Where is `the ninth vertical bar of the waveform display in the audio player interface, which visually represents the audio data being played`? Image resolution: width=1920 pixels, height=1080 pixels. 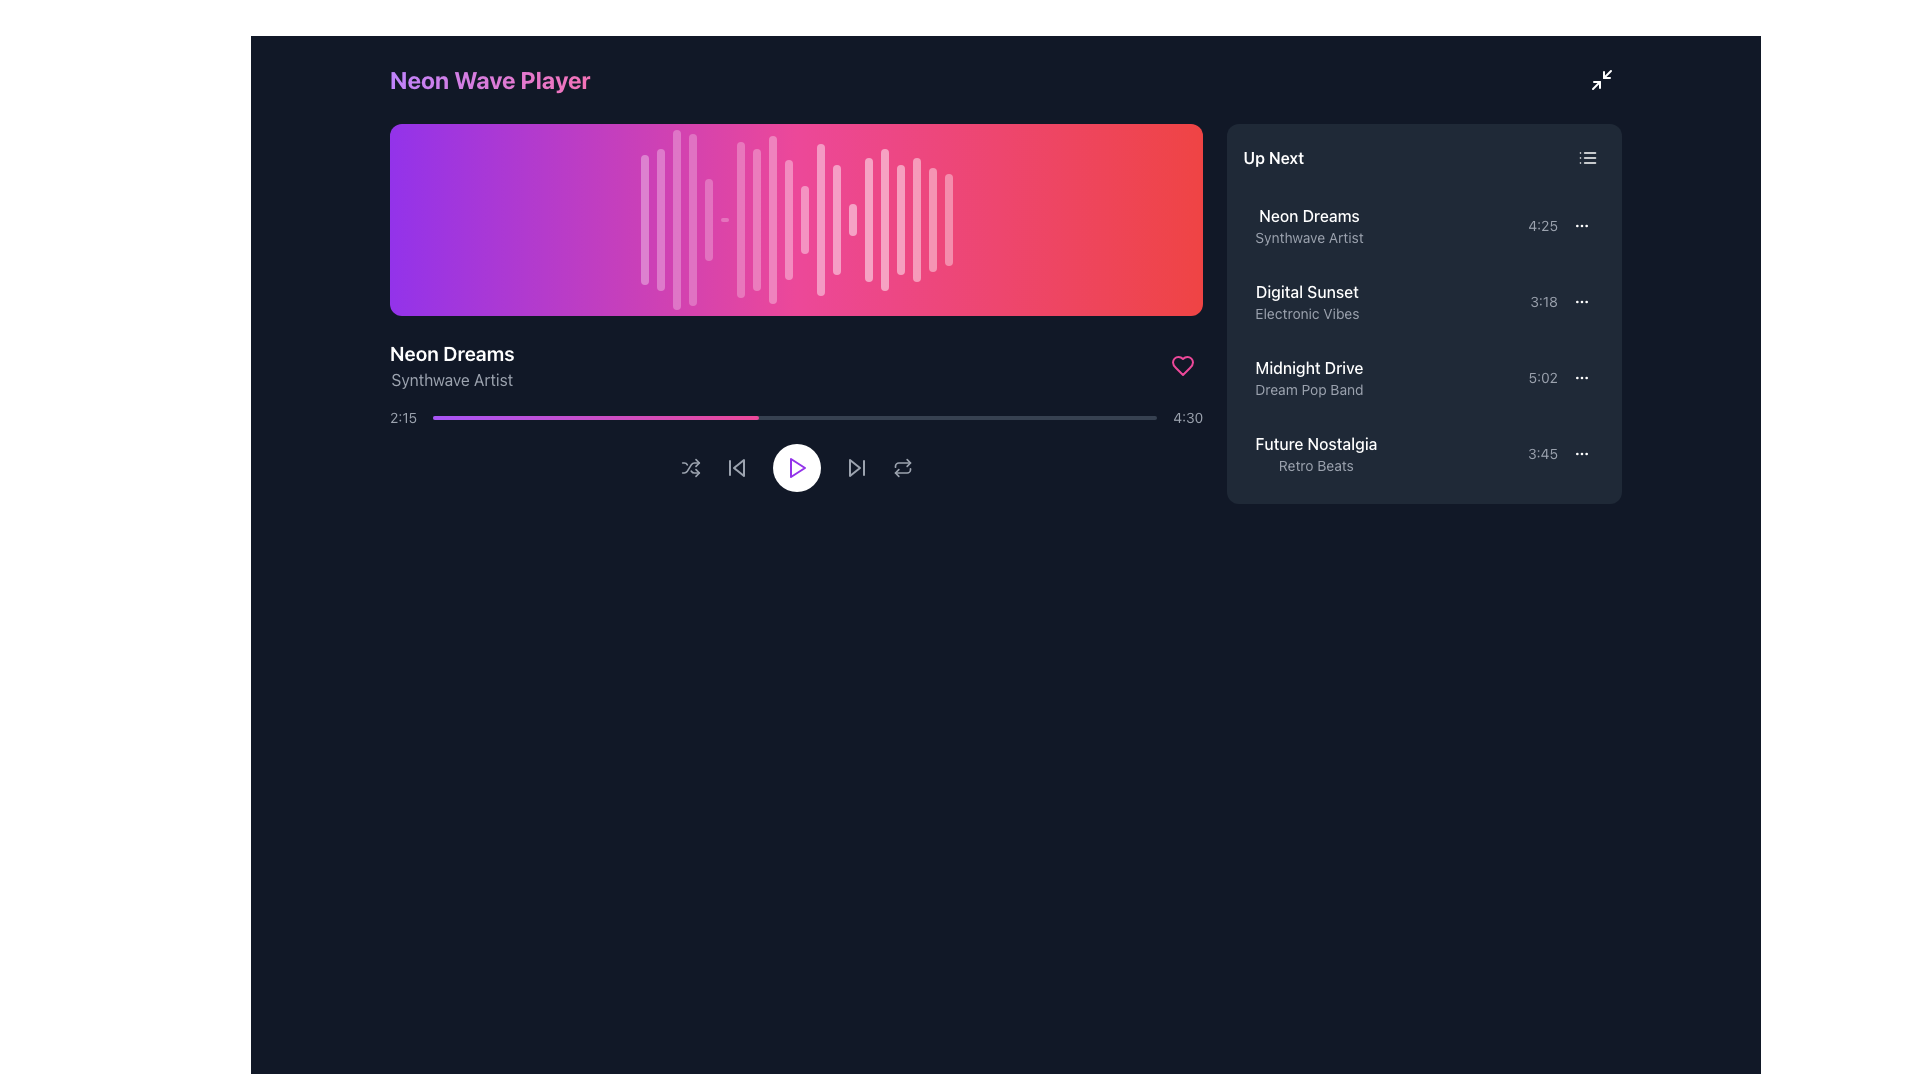
the ninth vertical bar of the waveform display in the audio player interface, which visually represents the audio data being played is located at coordinates (771, 219).